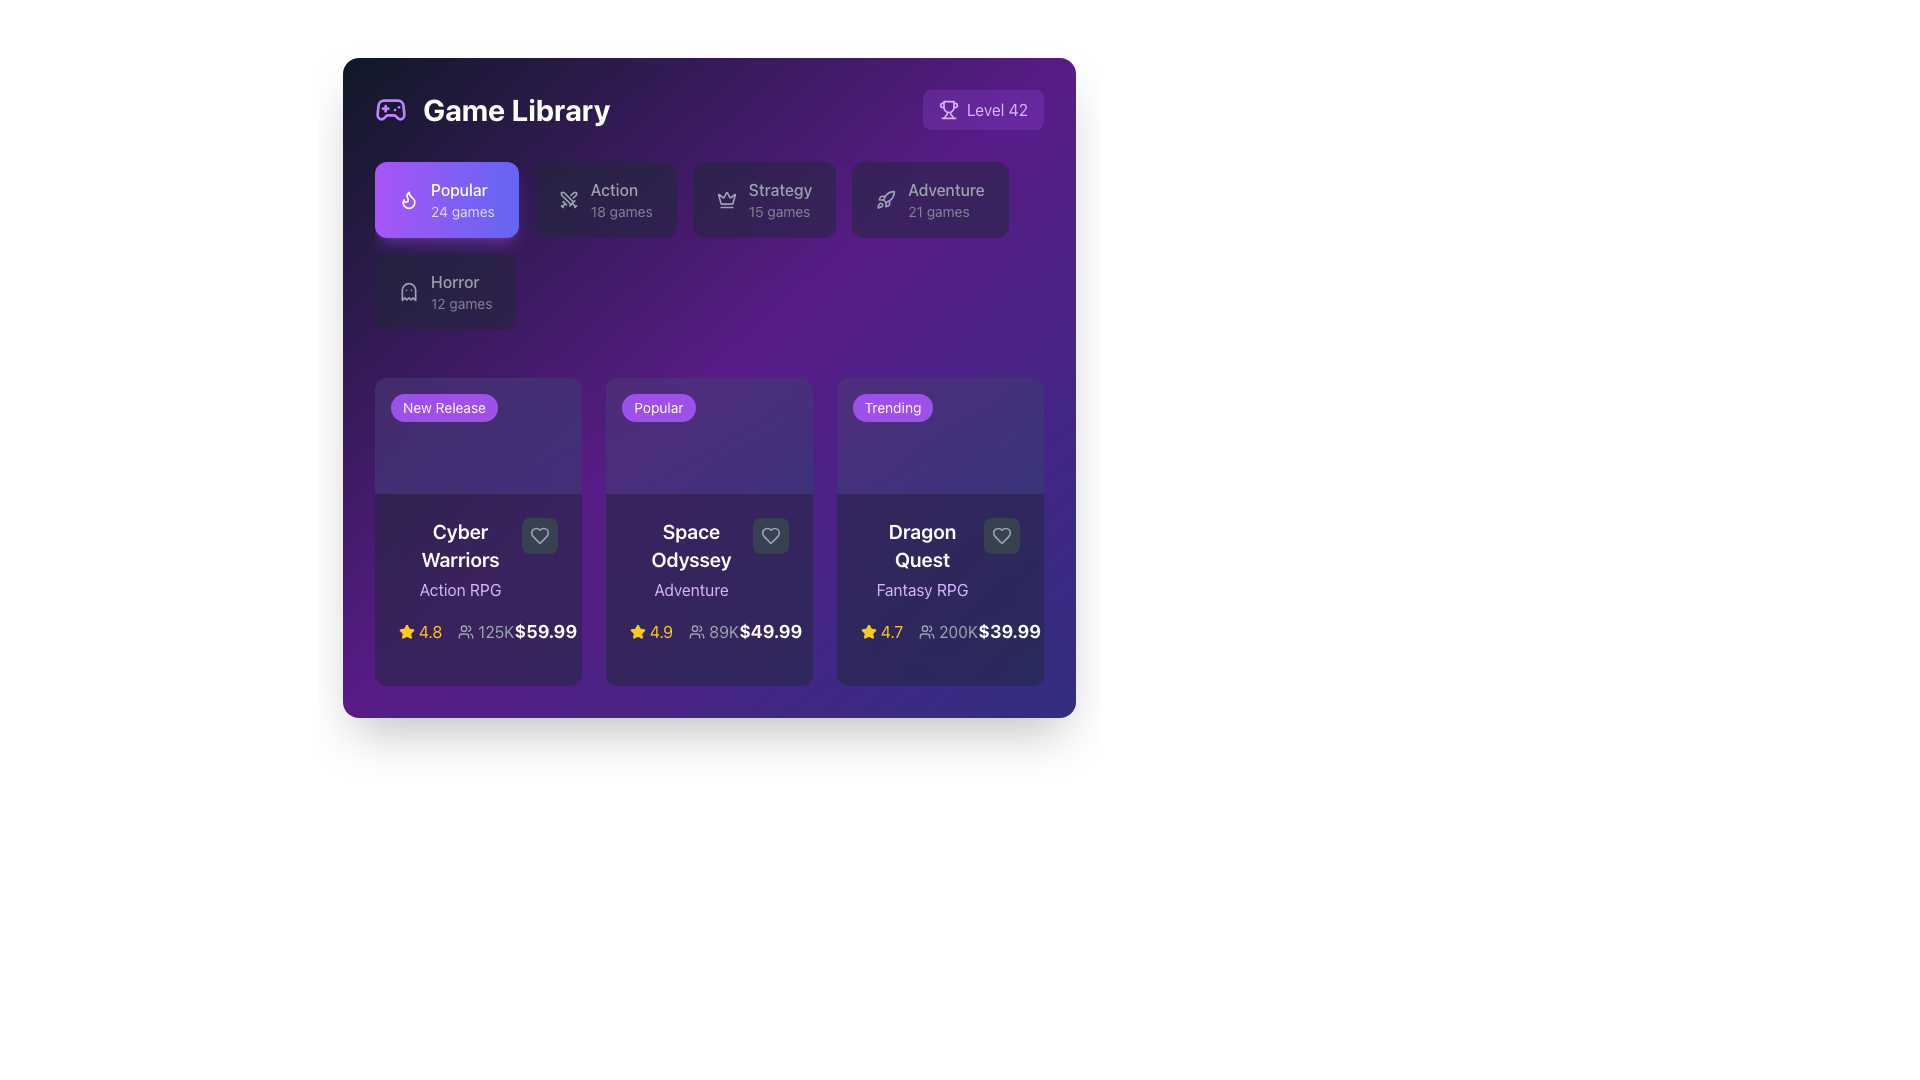  Describe the element at coordinates (691, 560) in the screenshot. I see `text displayed in the Text Display element that identifies the game 'Space Odyssey' and its genre 'Adventure', located in the second card of the 'Popular' section in the Game Library` at that location.